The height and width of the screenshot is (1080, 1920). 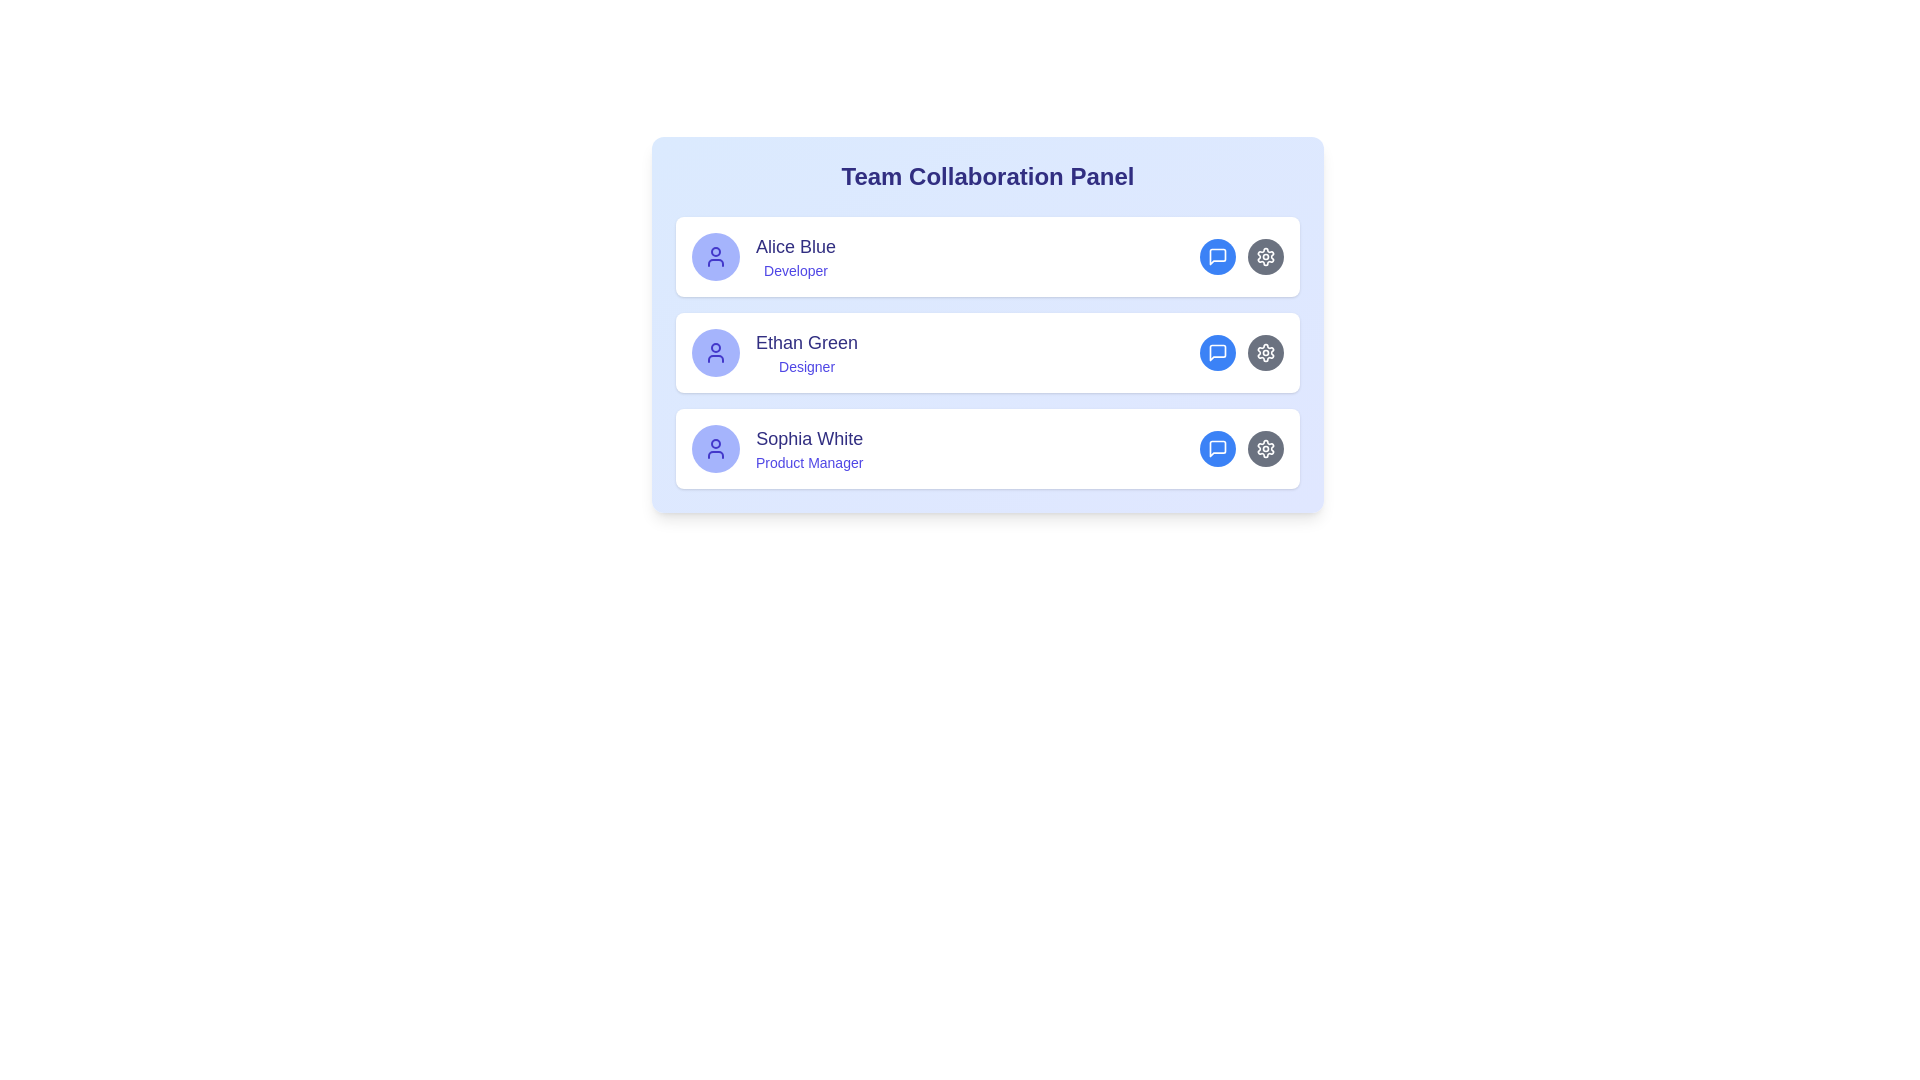 I want to click on the small circular gear icon associated with the user 'Alice Blue' in the Team Collaboration Panel, so click(x=1265, y=256).